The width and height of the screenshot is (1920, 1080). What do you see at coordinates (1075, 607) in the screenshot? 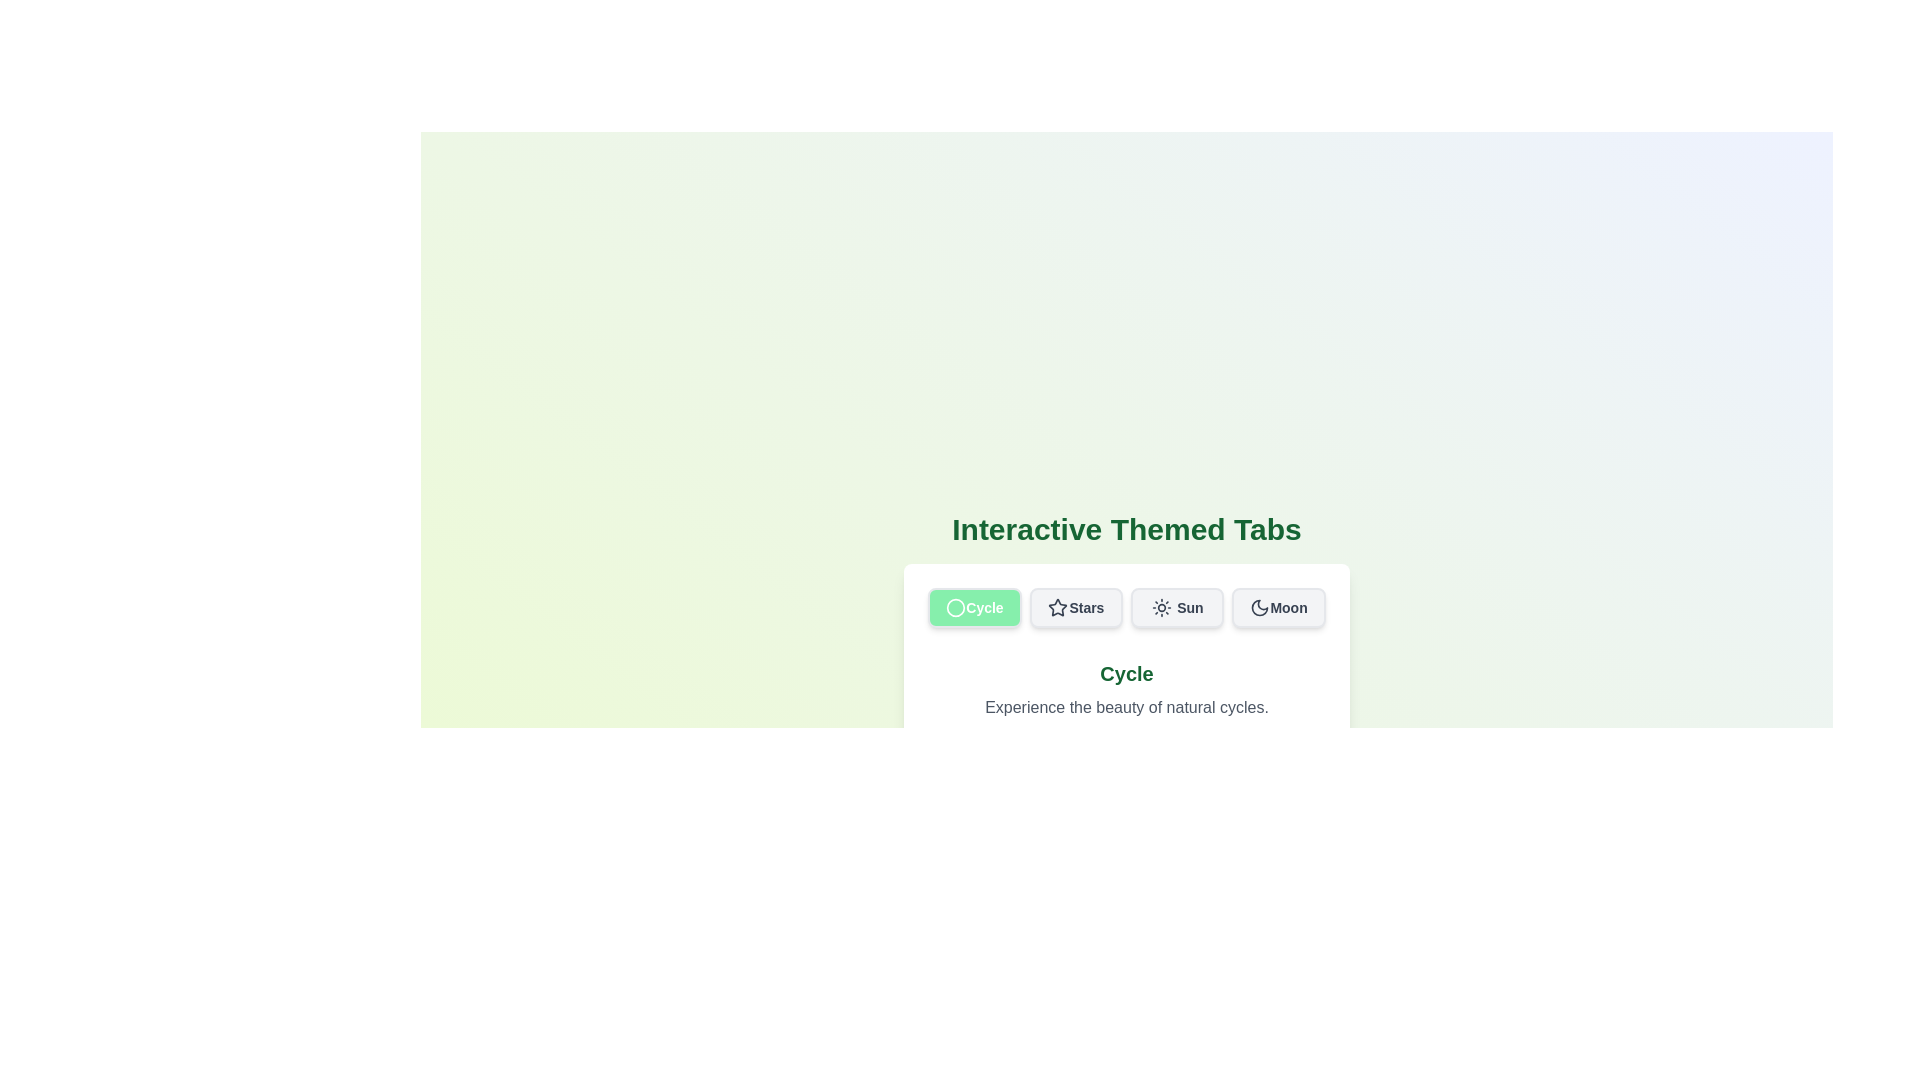
I see `the tab labeled Stars` at bounding box center [1075, 607].